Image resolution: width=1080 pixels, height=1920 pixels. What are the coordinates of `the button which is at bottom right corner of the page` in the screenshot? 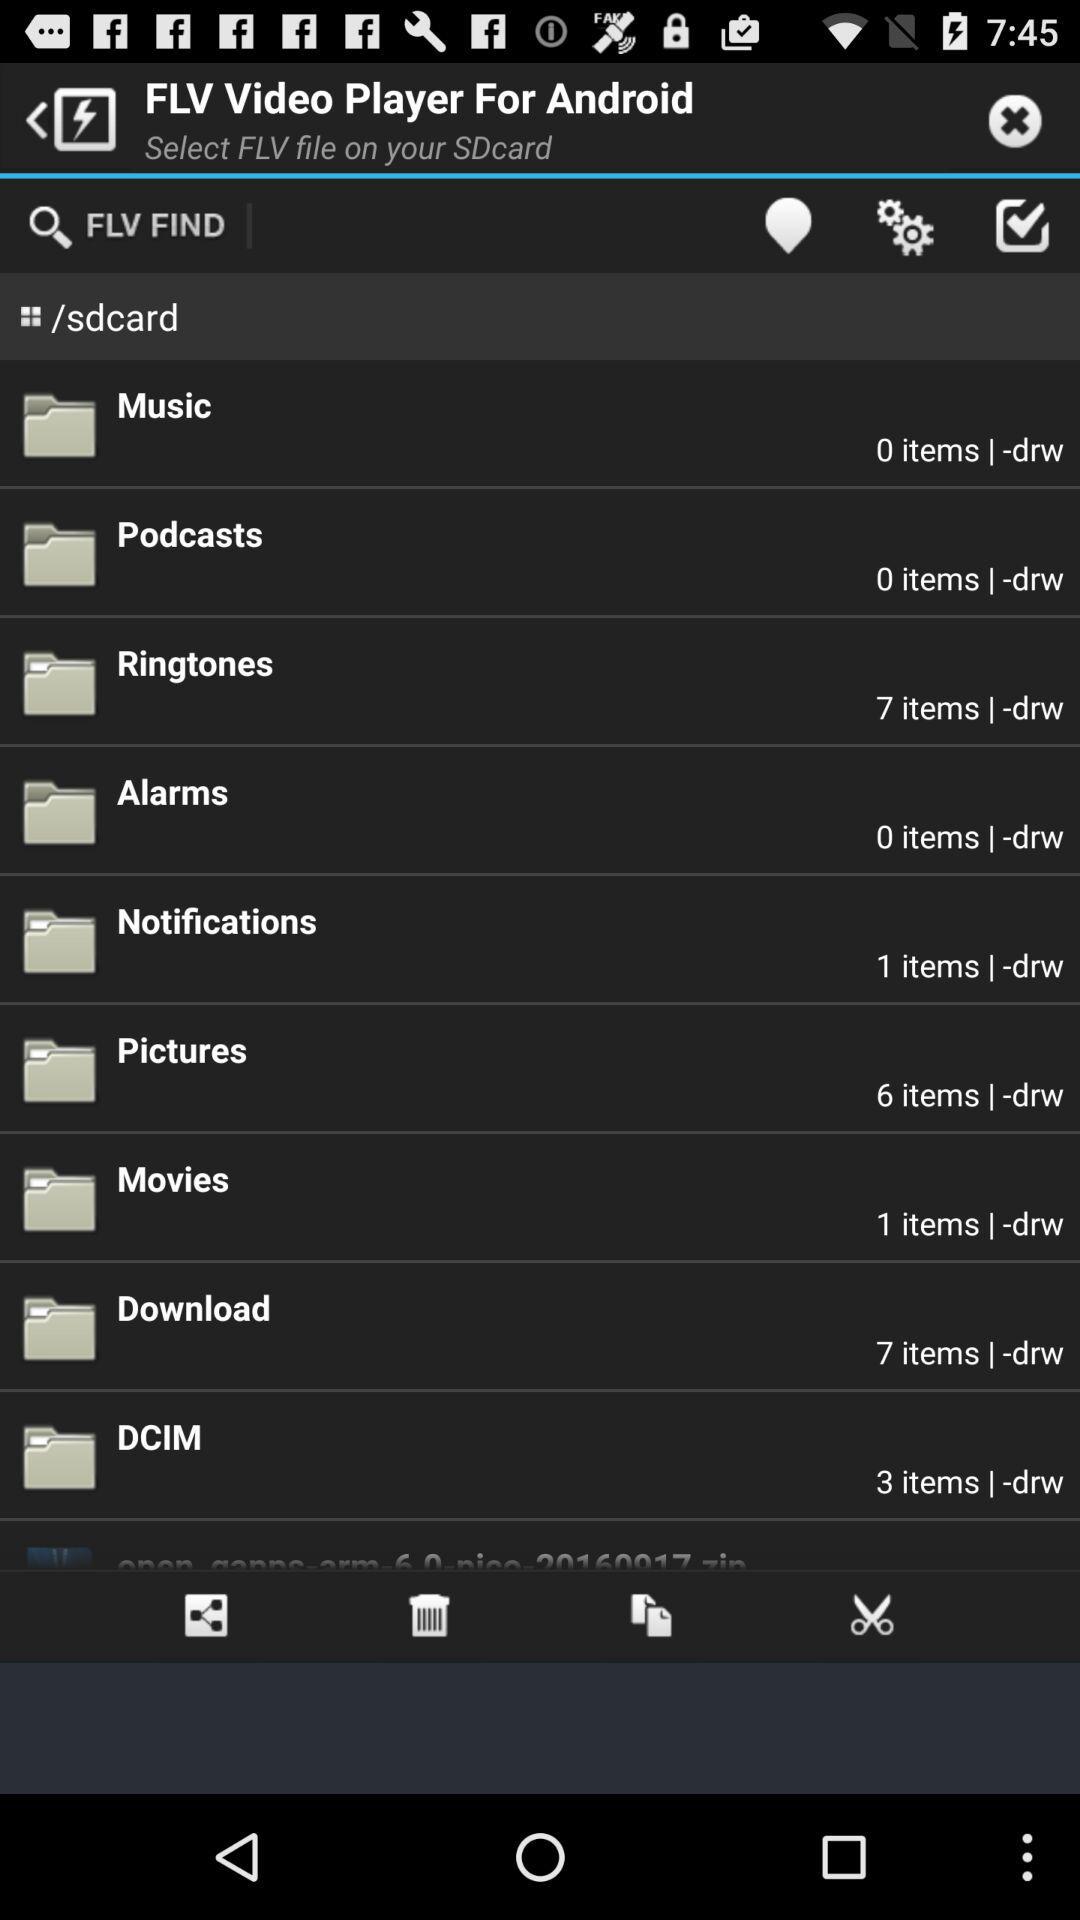 It's located at (872, 1616).